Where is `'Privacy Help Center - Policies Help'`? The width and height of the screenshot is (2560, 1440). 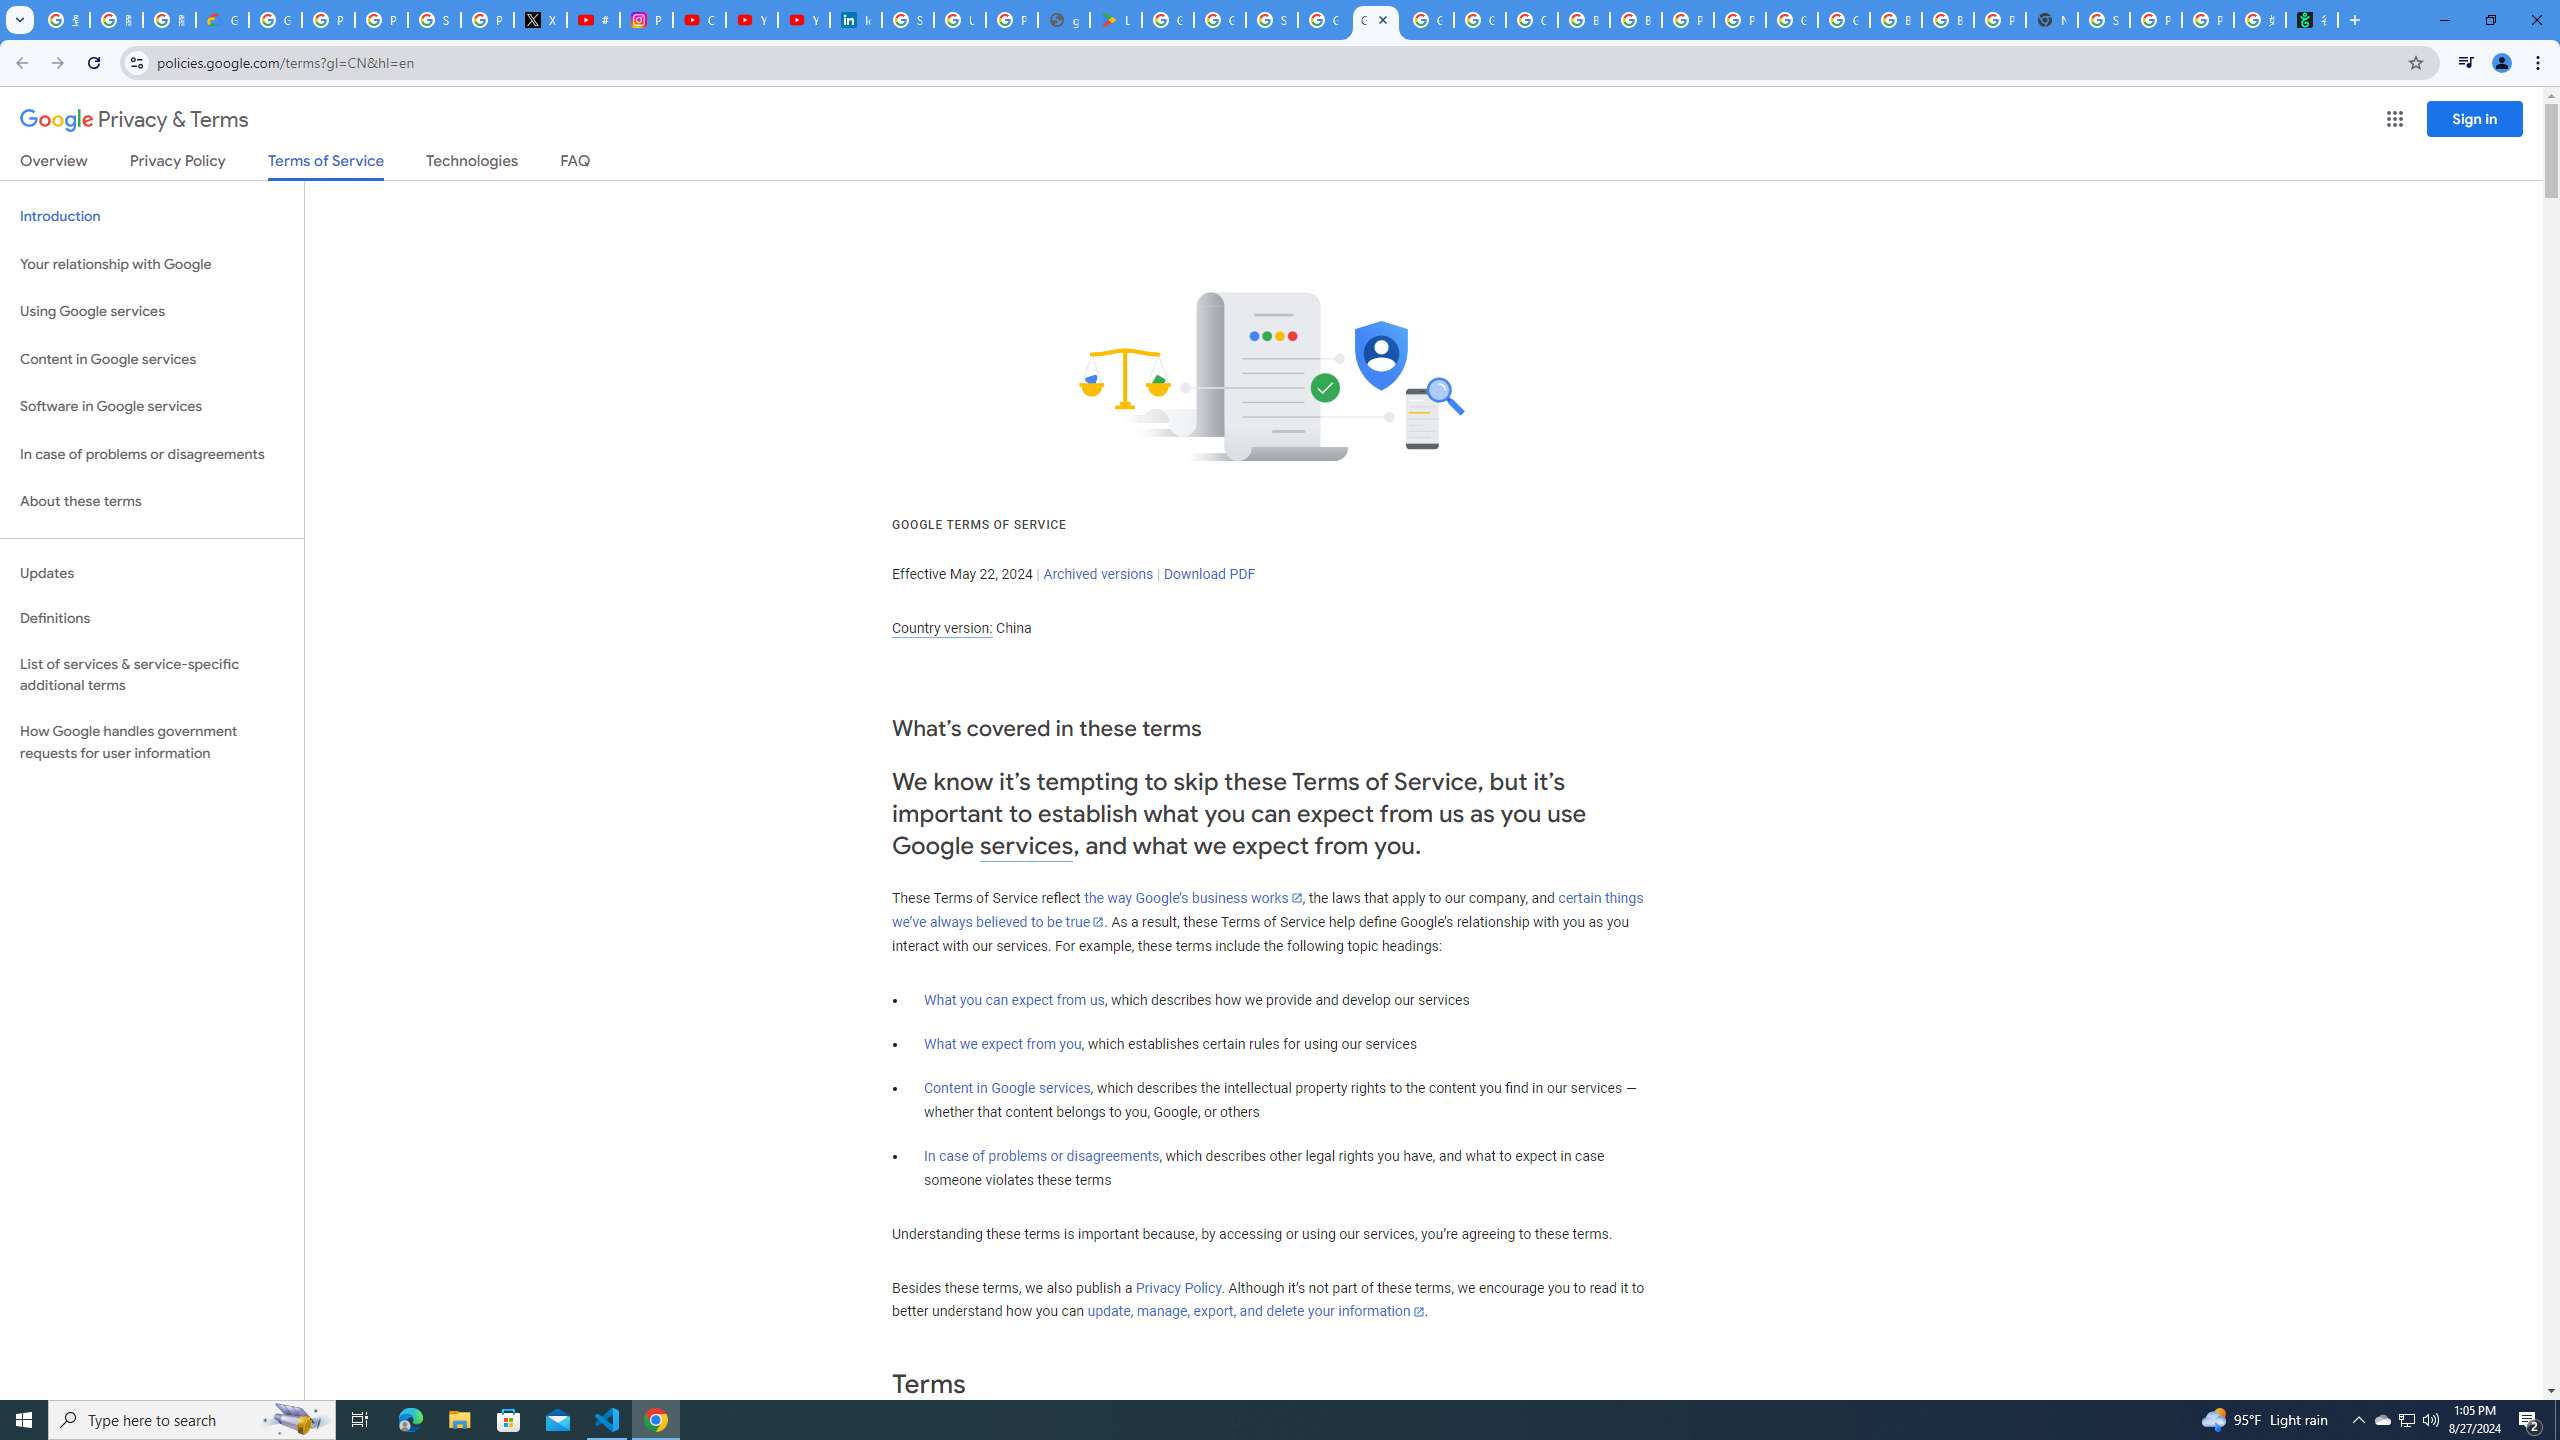 'Privacy Help Center - Policies Help' is located at coordinates (380, 19).